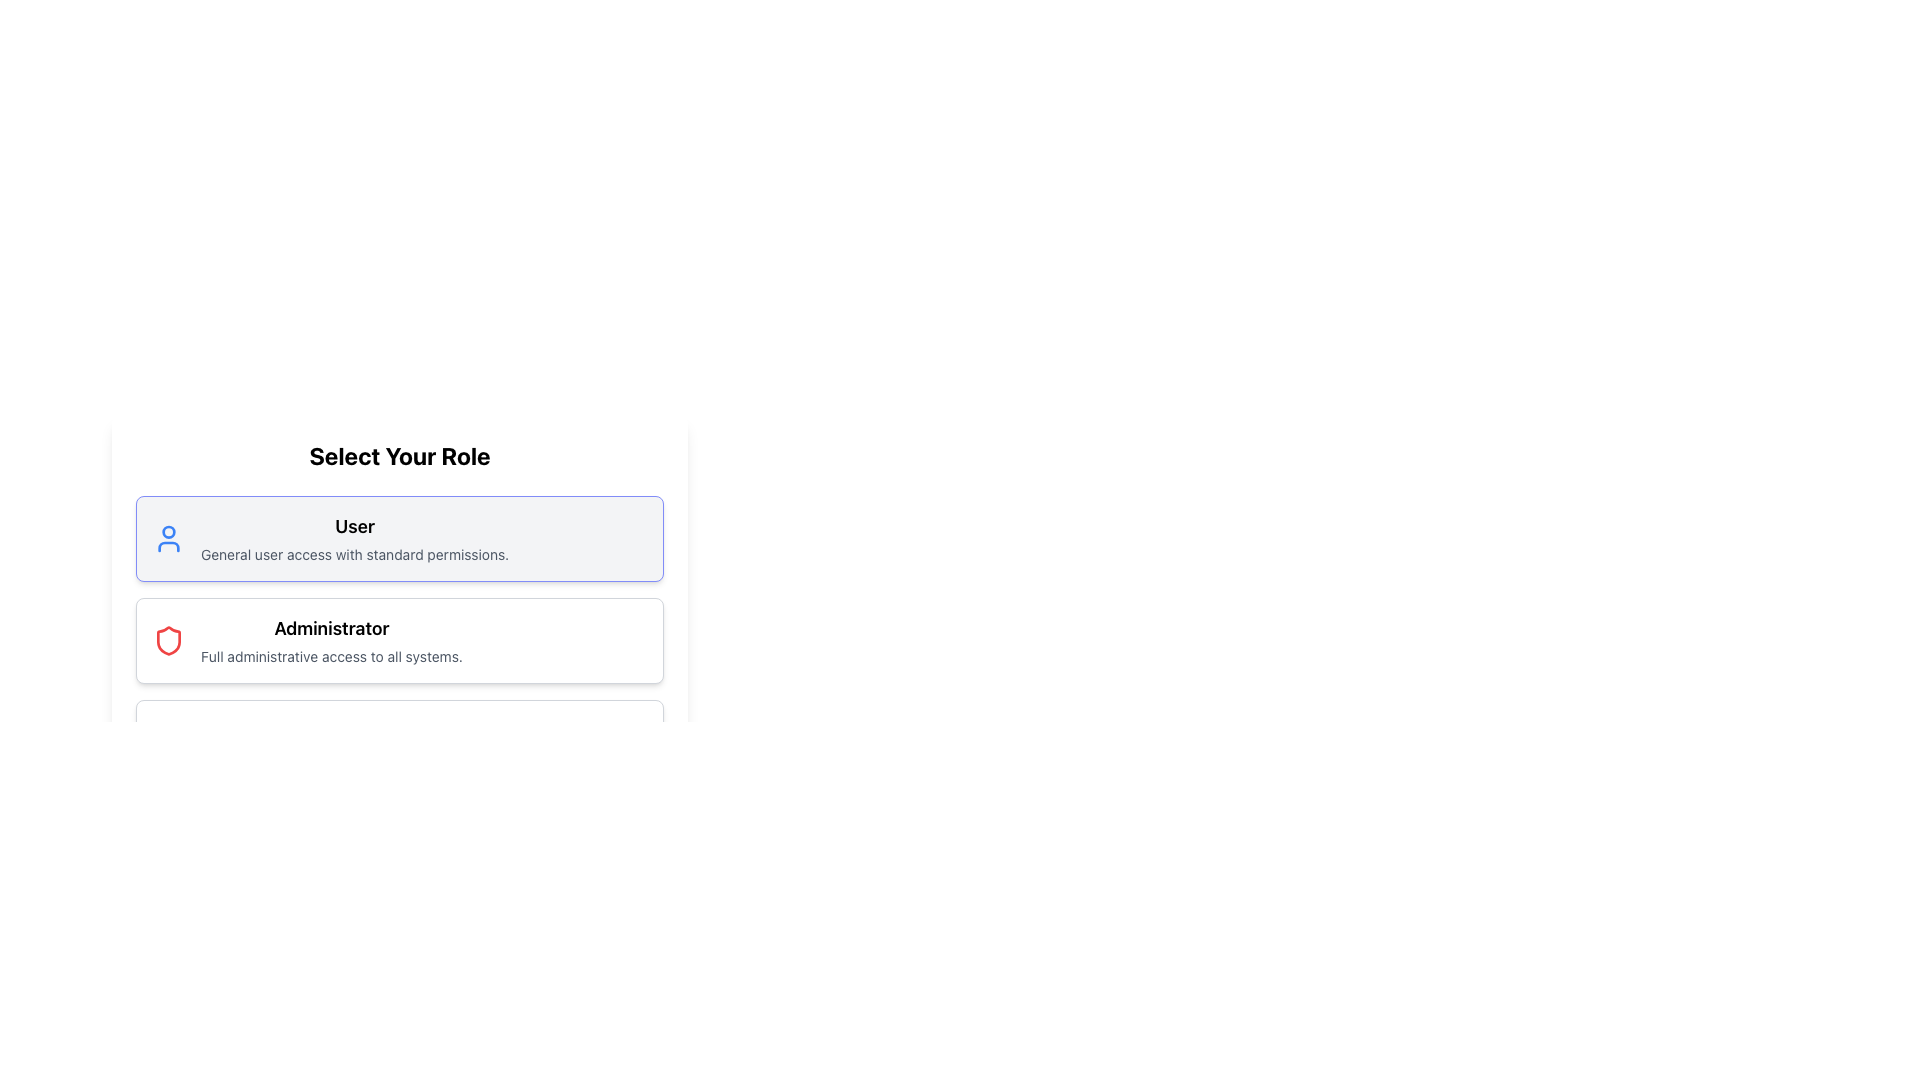  What do you see at coordinates (168, 640) in the screenshot?
I see `the red shield icon located on the left side of the 'Administrator' box in the 'Select Your Role' interface` at bounding box center [168, 640].